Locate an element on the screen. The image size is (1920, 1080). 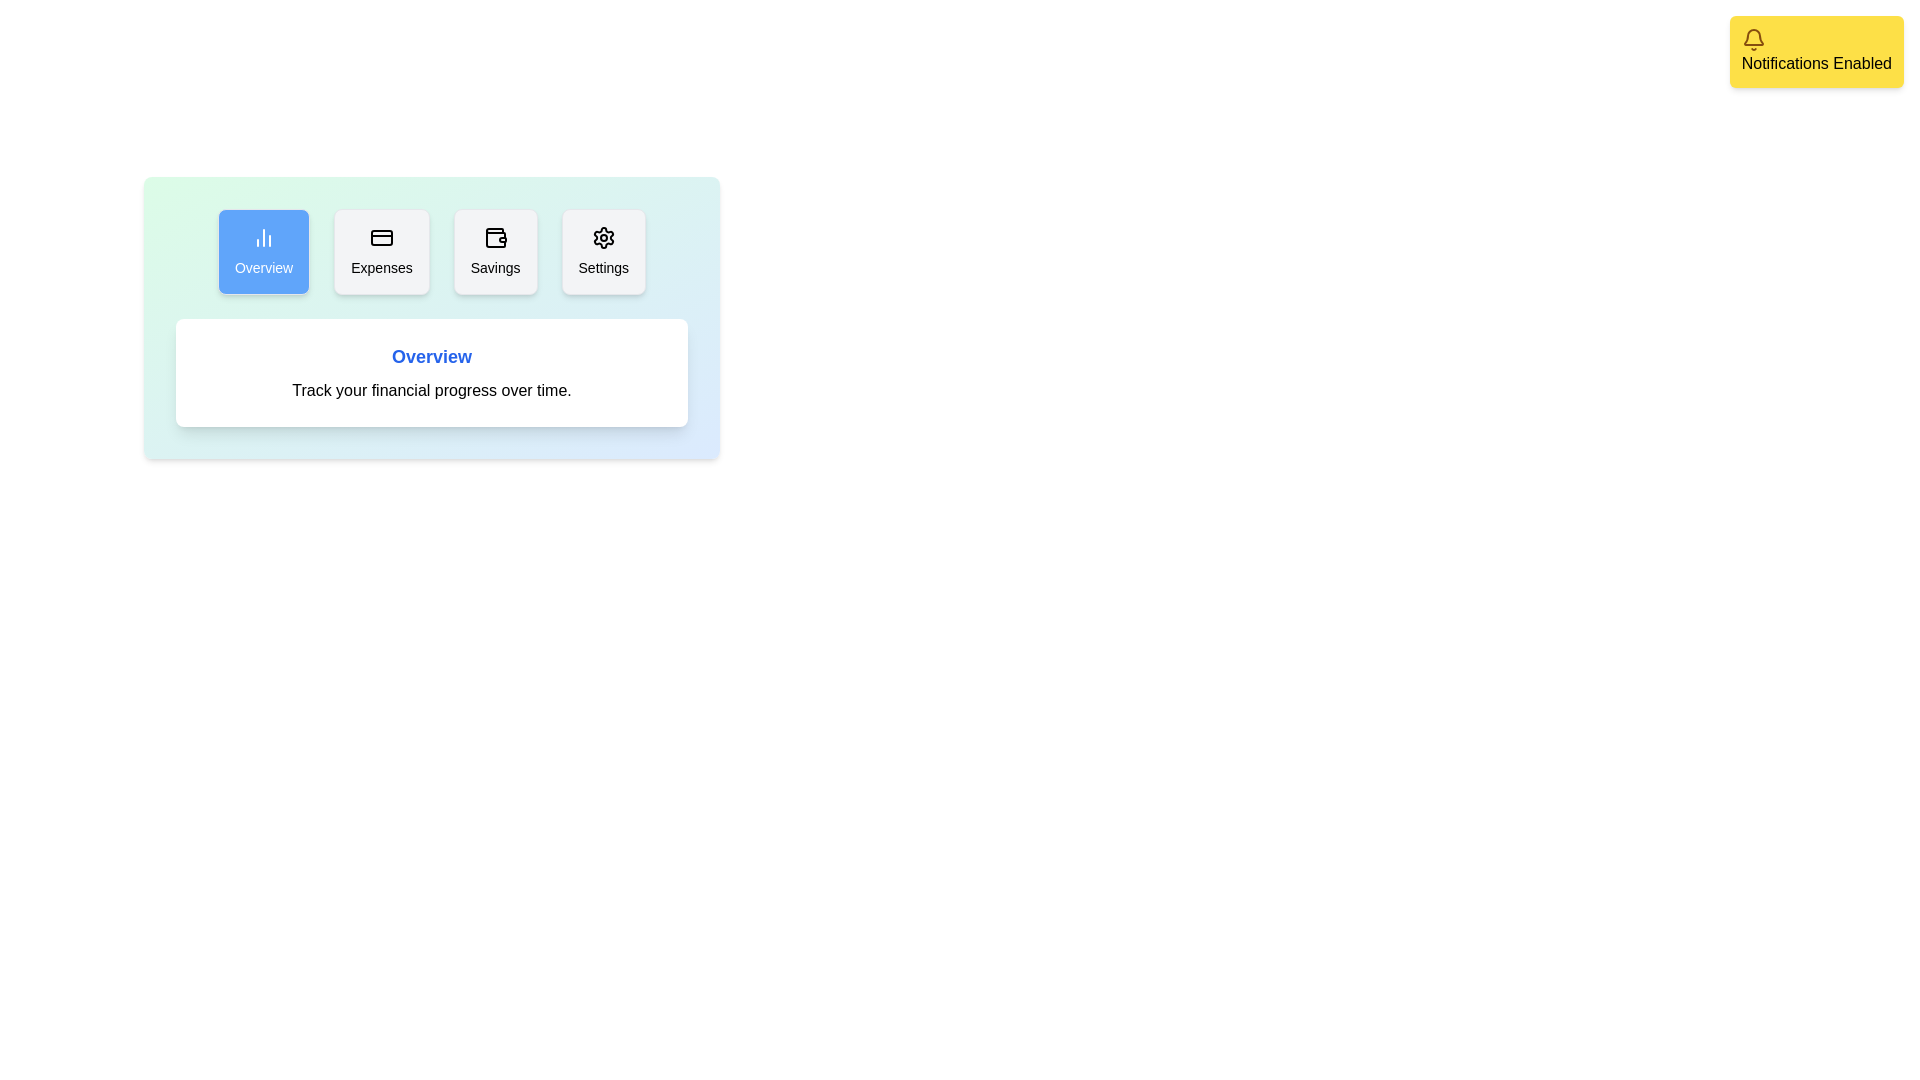
the tab Settings by clicking on it is located at coordinates (603, 250).